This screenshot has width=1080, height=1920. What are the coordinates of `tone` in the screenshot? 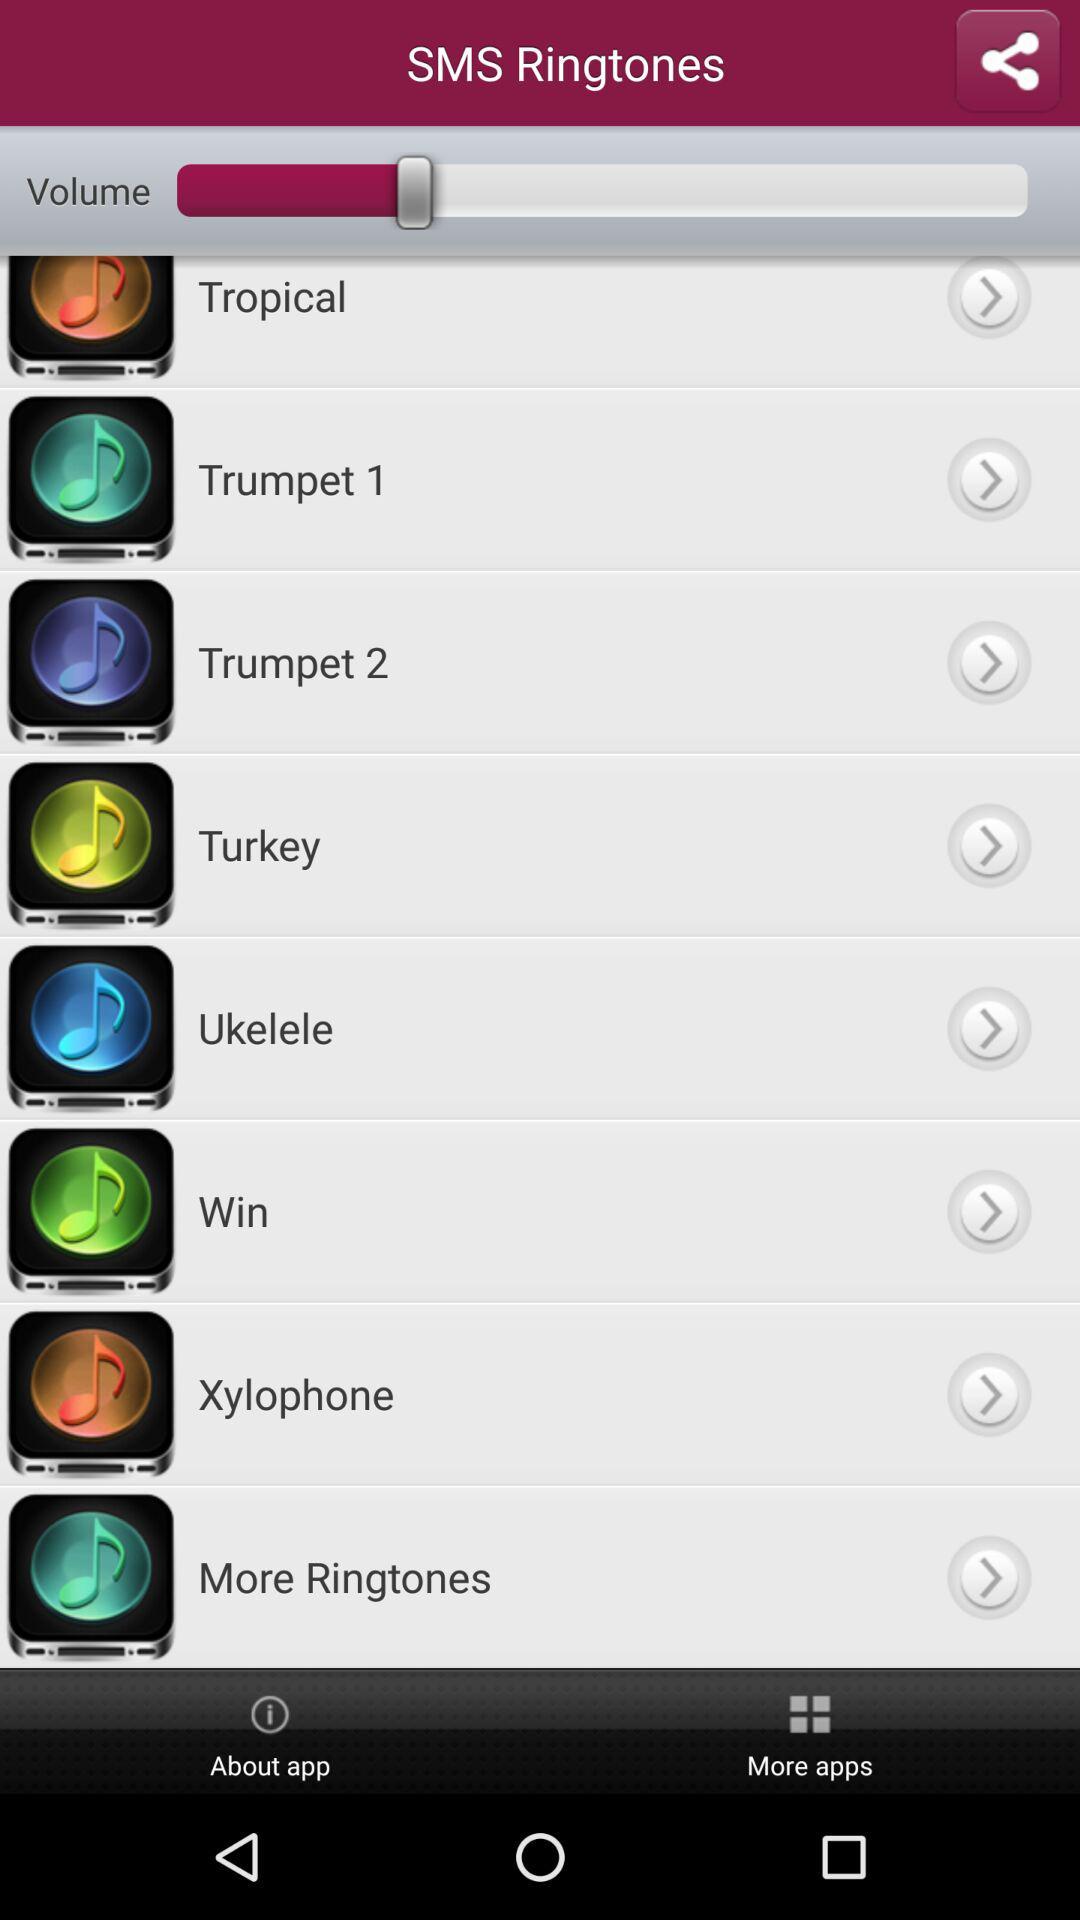 It's located at (987, 477).